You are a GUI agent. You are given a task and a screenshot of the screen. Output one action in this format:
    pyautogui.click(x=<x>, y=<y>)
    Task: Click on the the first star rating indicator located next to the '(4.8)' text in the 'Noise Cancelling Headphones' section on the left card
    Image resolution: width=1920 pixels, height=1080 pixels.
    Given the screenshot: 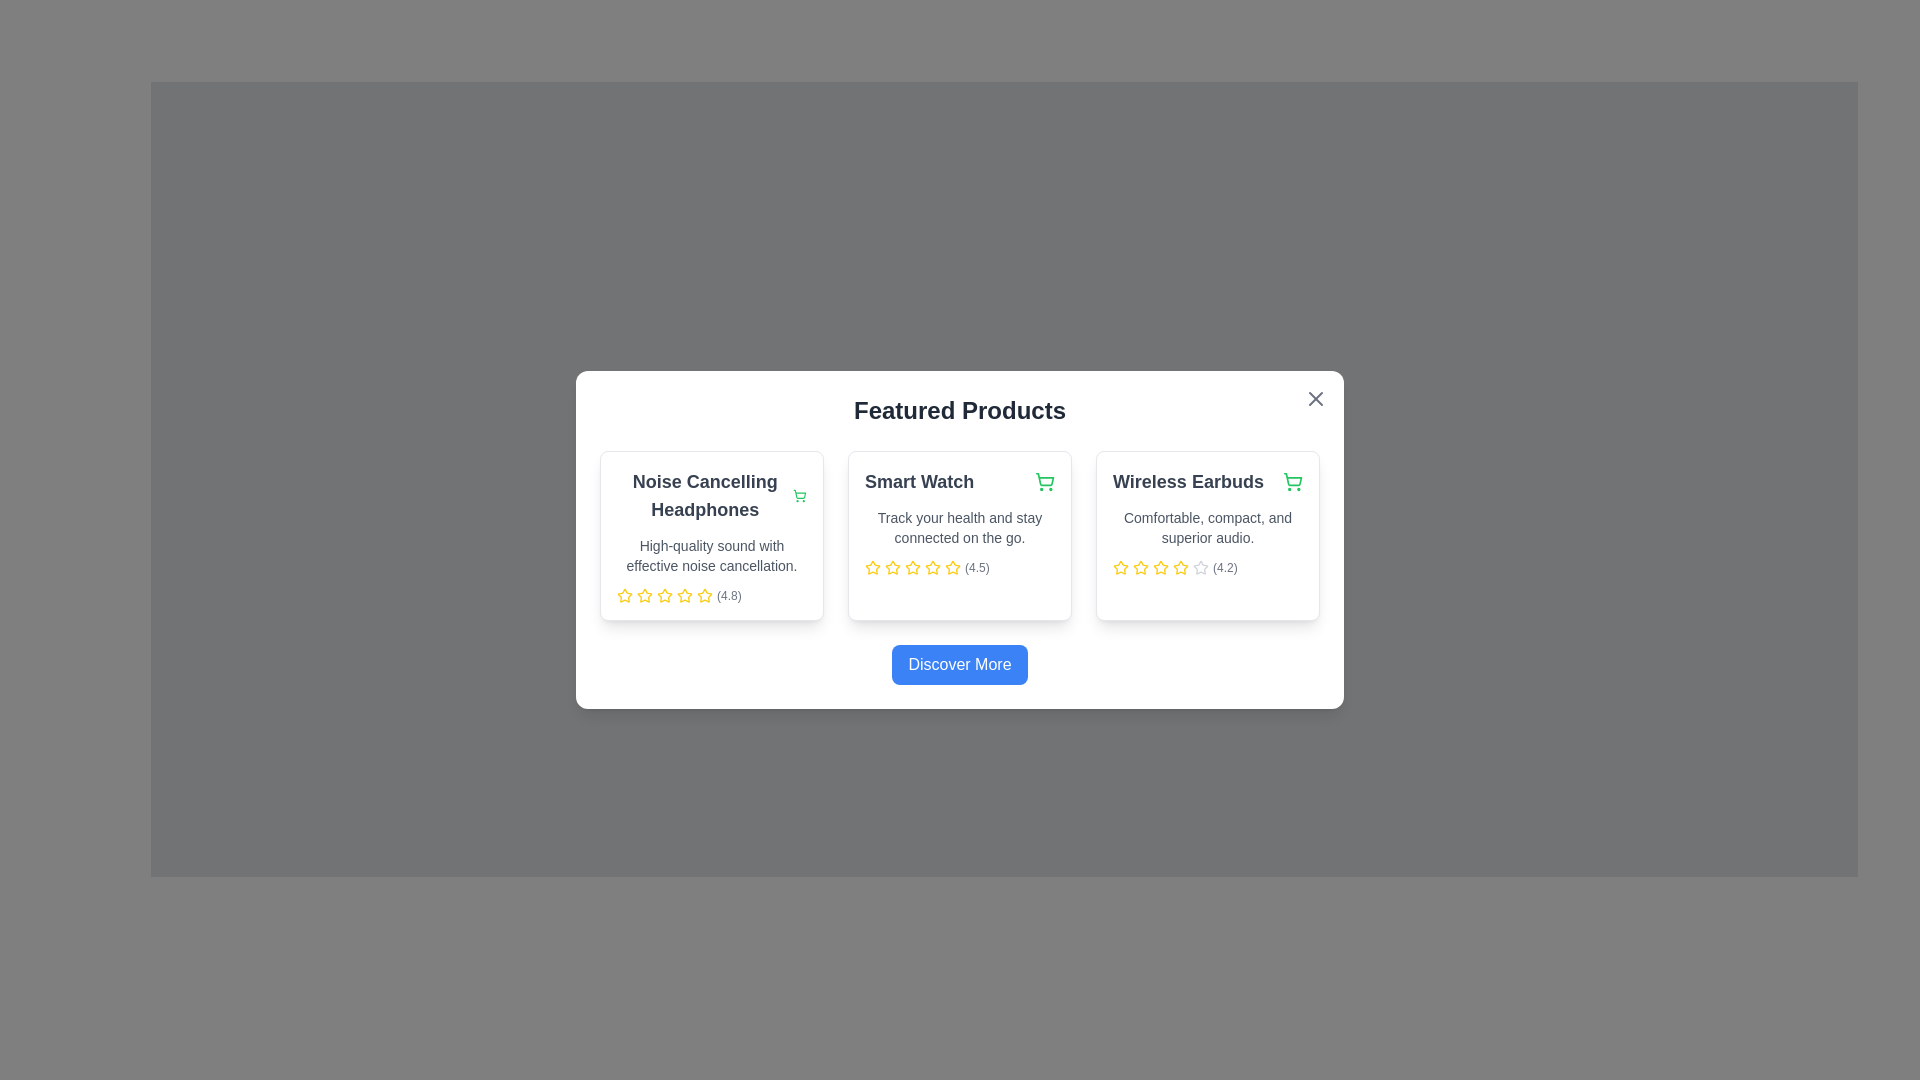 What is the action you would take?
    pyautogui.click(x=623, y=595)
    